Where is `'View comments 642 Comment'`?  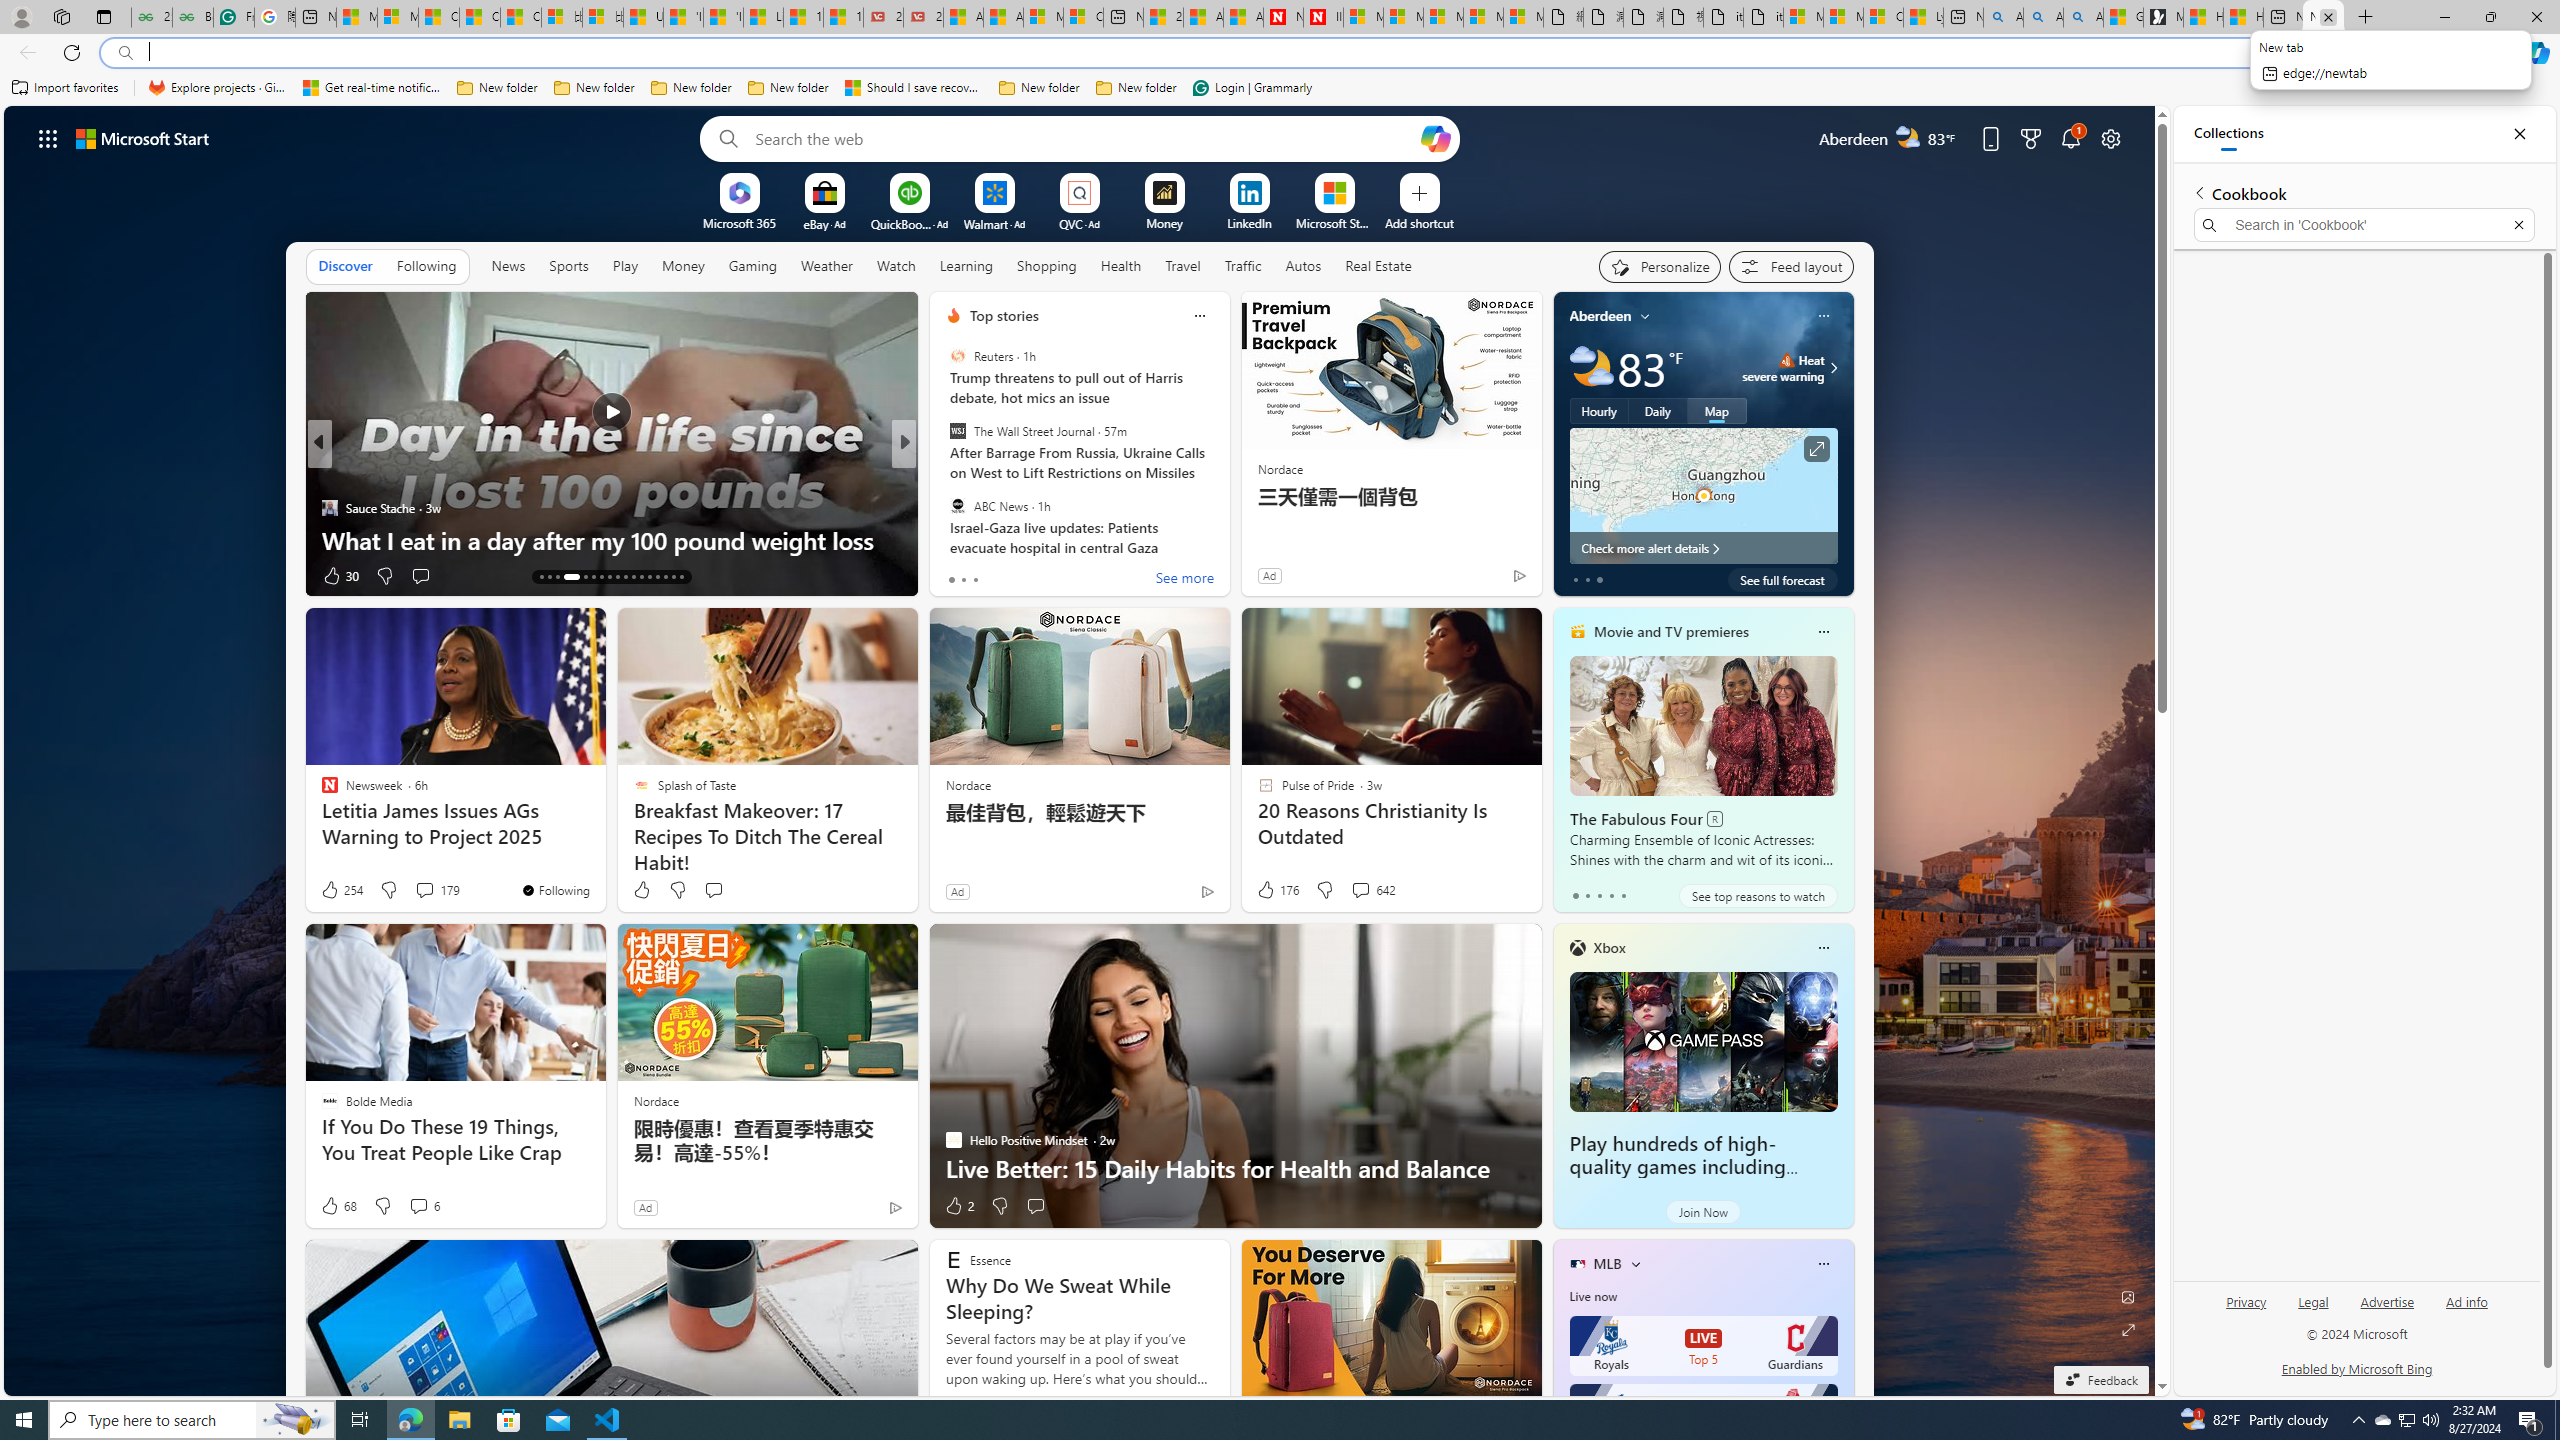 'View comments 642 Comment' is located at coordinates (1371, 888).